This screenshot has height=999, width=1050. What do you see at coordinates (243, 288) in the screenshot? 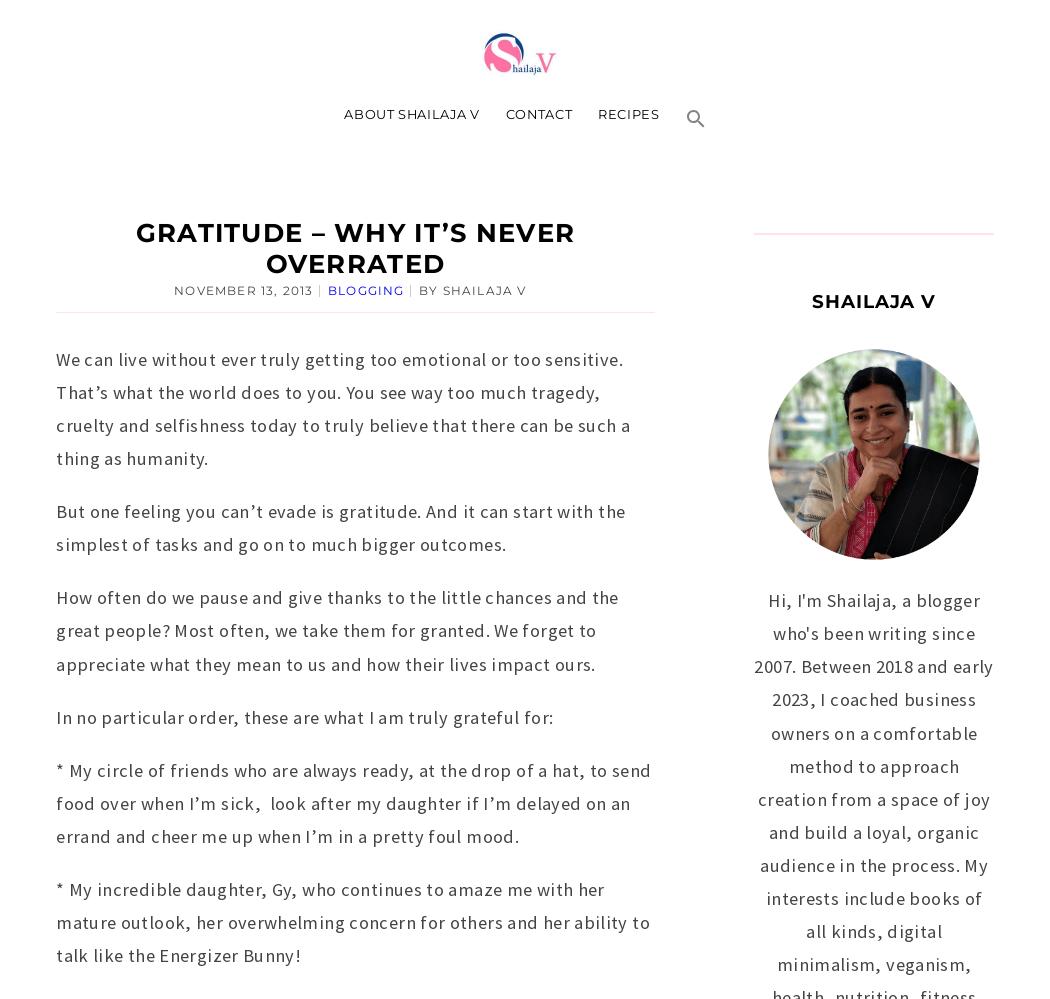
I see `'November 13, 2013'` at bounding box center [243, 288].